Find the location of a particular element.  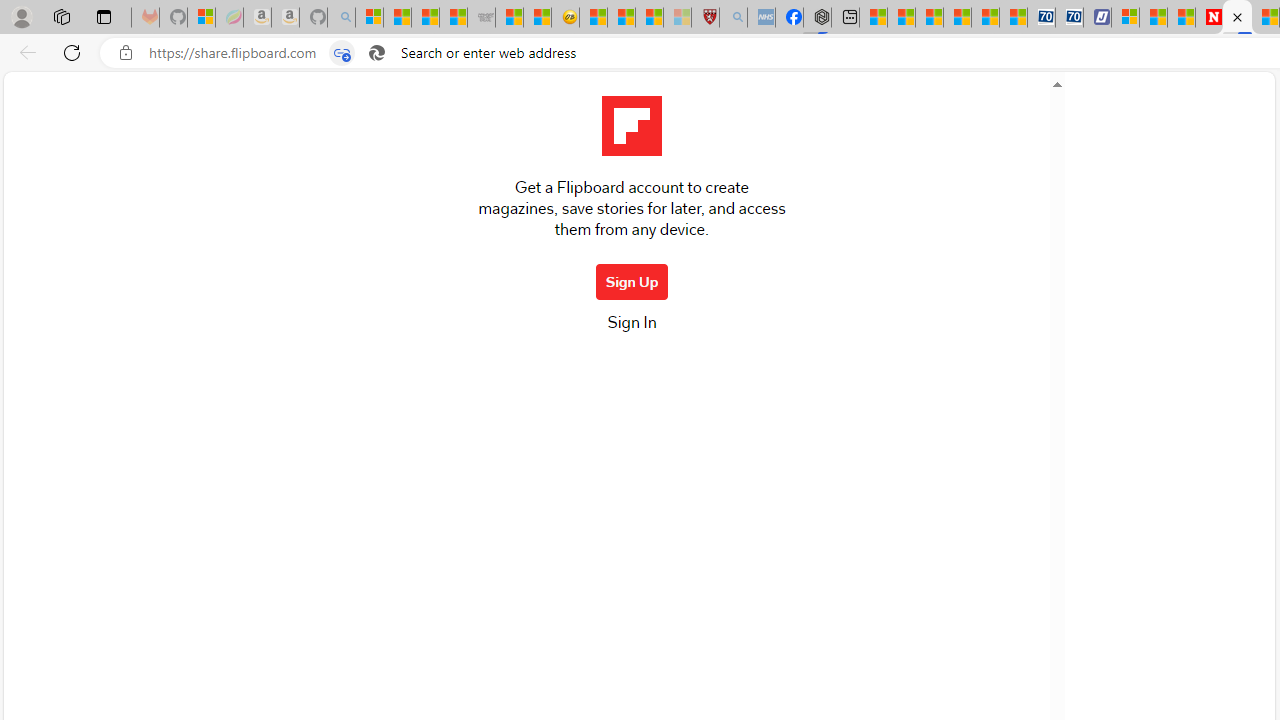

'Nordace - Nordace Siena Is Not An Ordinary Backpack' is located at coordinates (817, 17).